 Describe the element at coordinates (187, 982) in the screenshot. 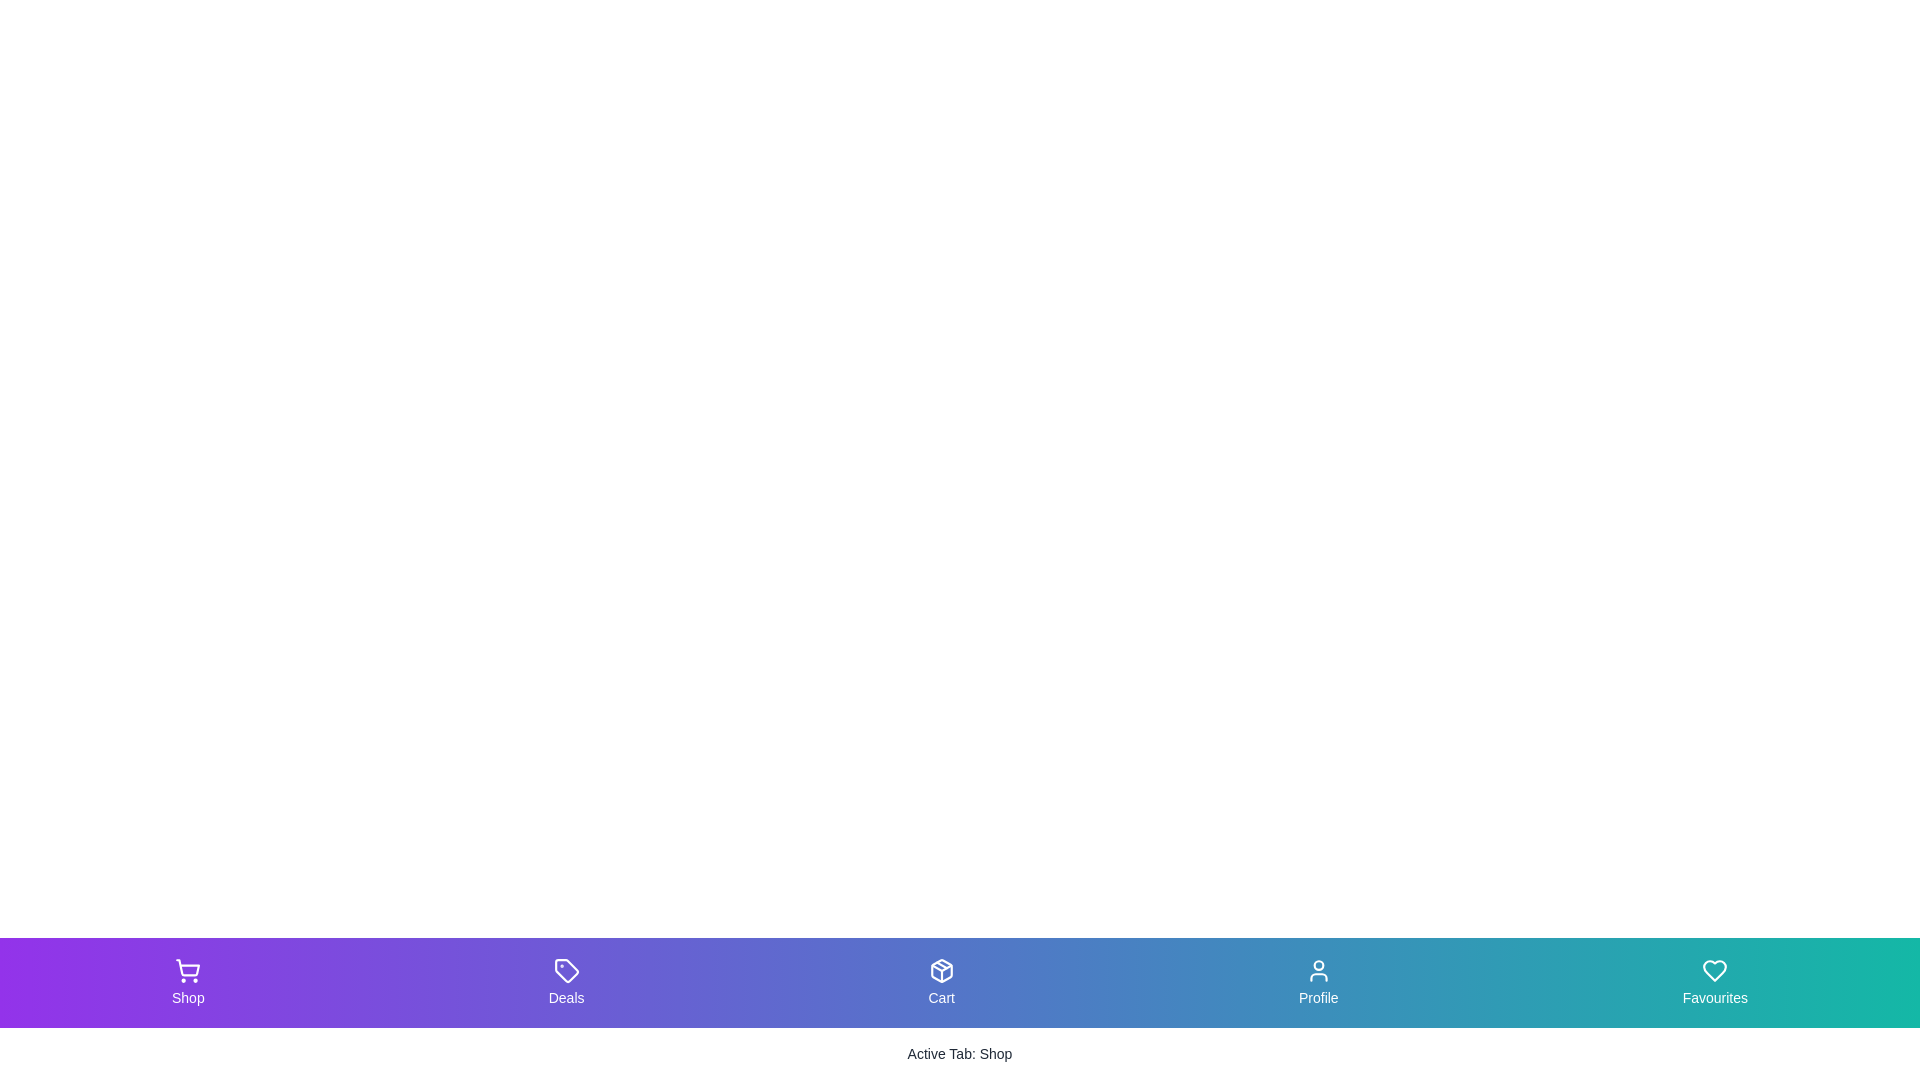

I see `the tab labeled Shop to view its hover effect` at that location.